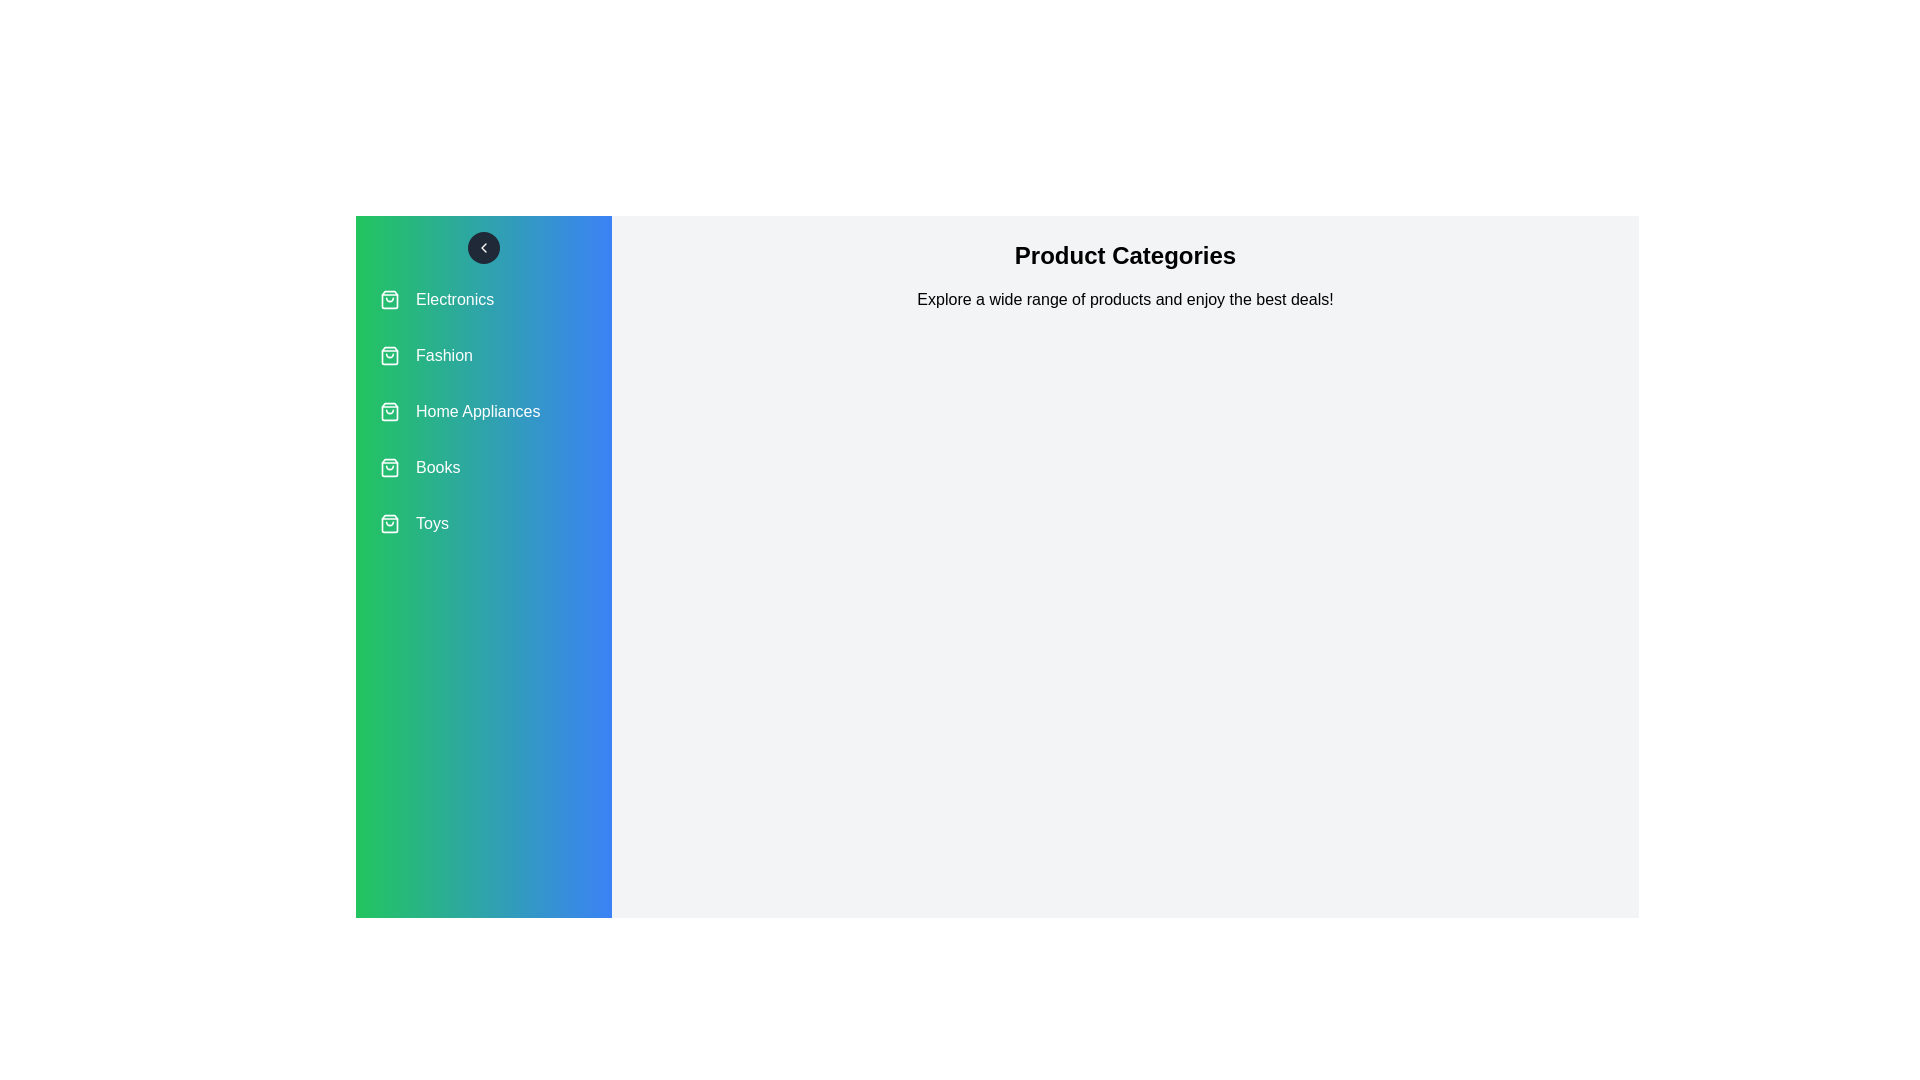 The width and height of the screenshot is (1920, 1080). What do you see at coordinates (389, 411) in the screenshot?
I see `the icon associated with the category Home Appliances` at bounding box center [389, 411].